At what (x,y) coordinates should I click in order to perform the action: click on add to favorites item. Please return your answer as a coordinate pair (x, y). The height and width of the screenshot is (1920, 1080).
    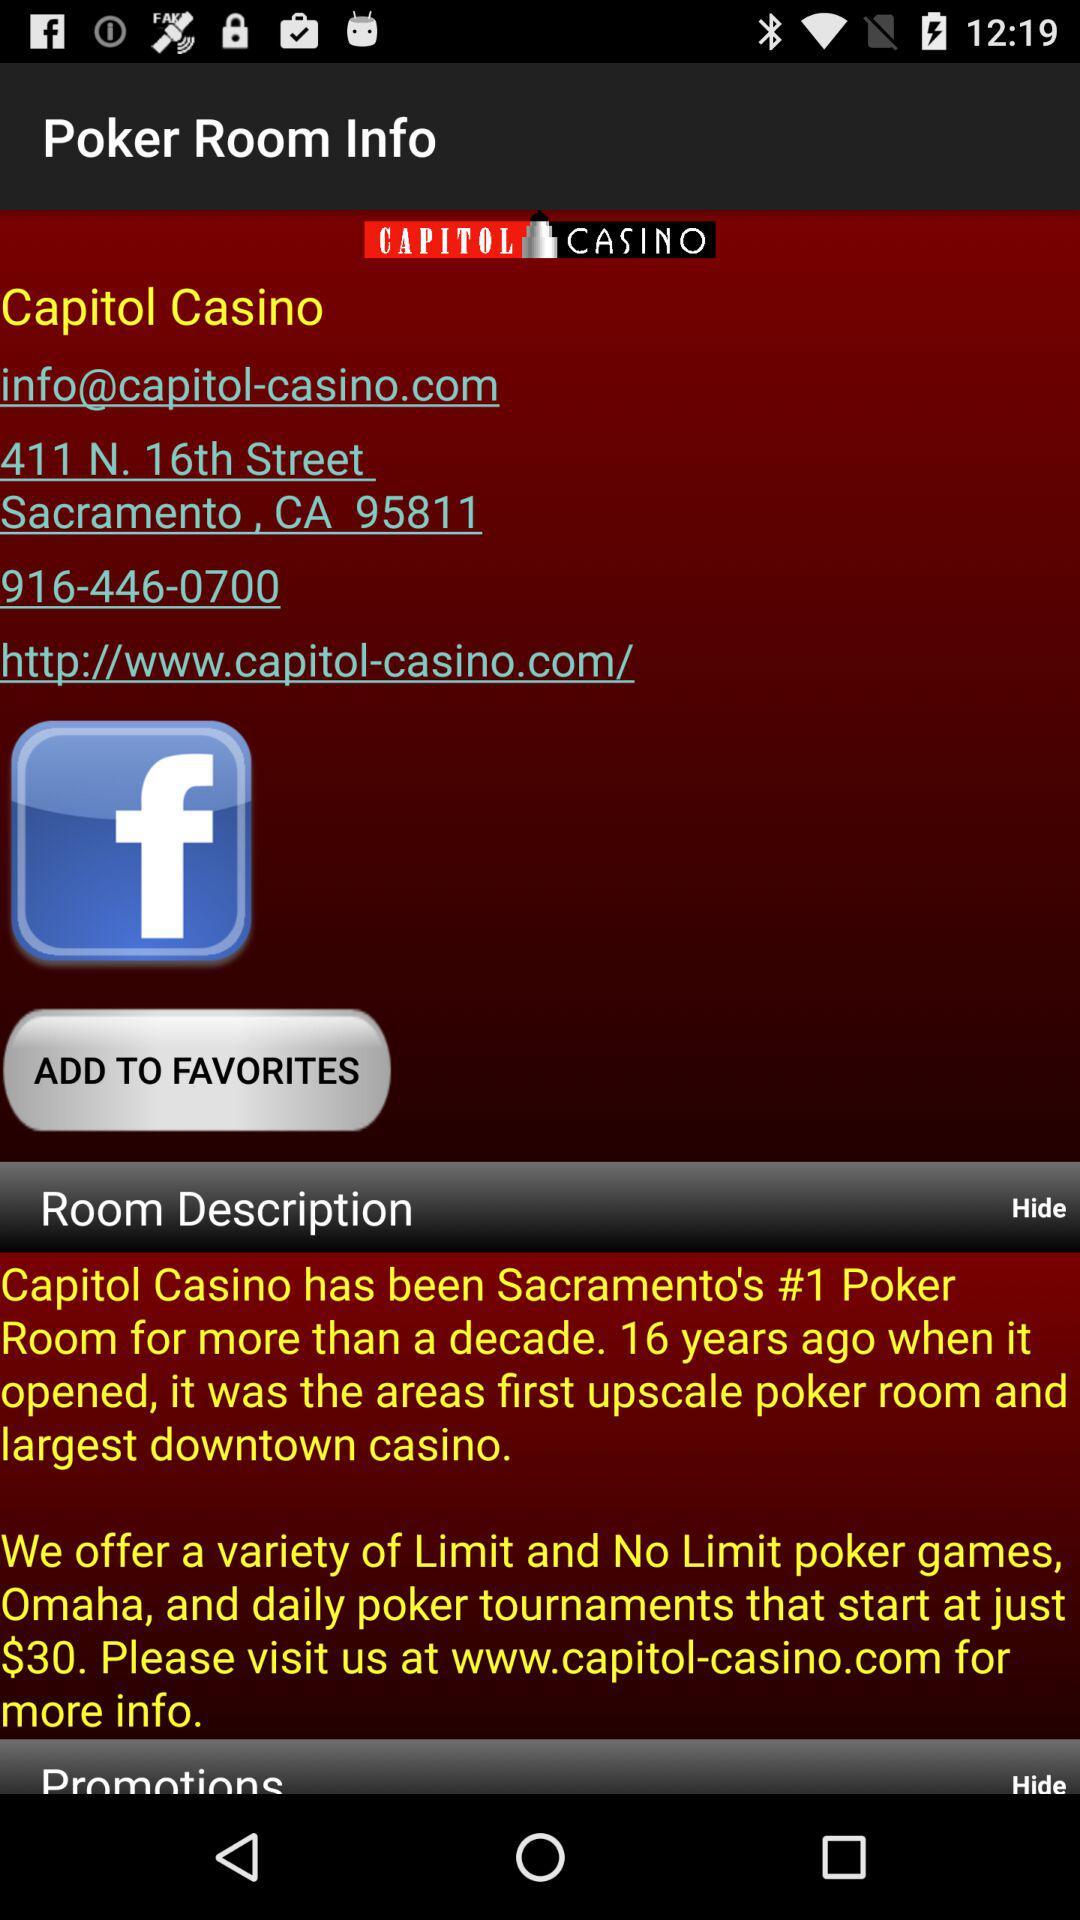
    Looking at the image, I should click on (196, 1068).